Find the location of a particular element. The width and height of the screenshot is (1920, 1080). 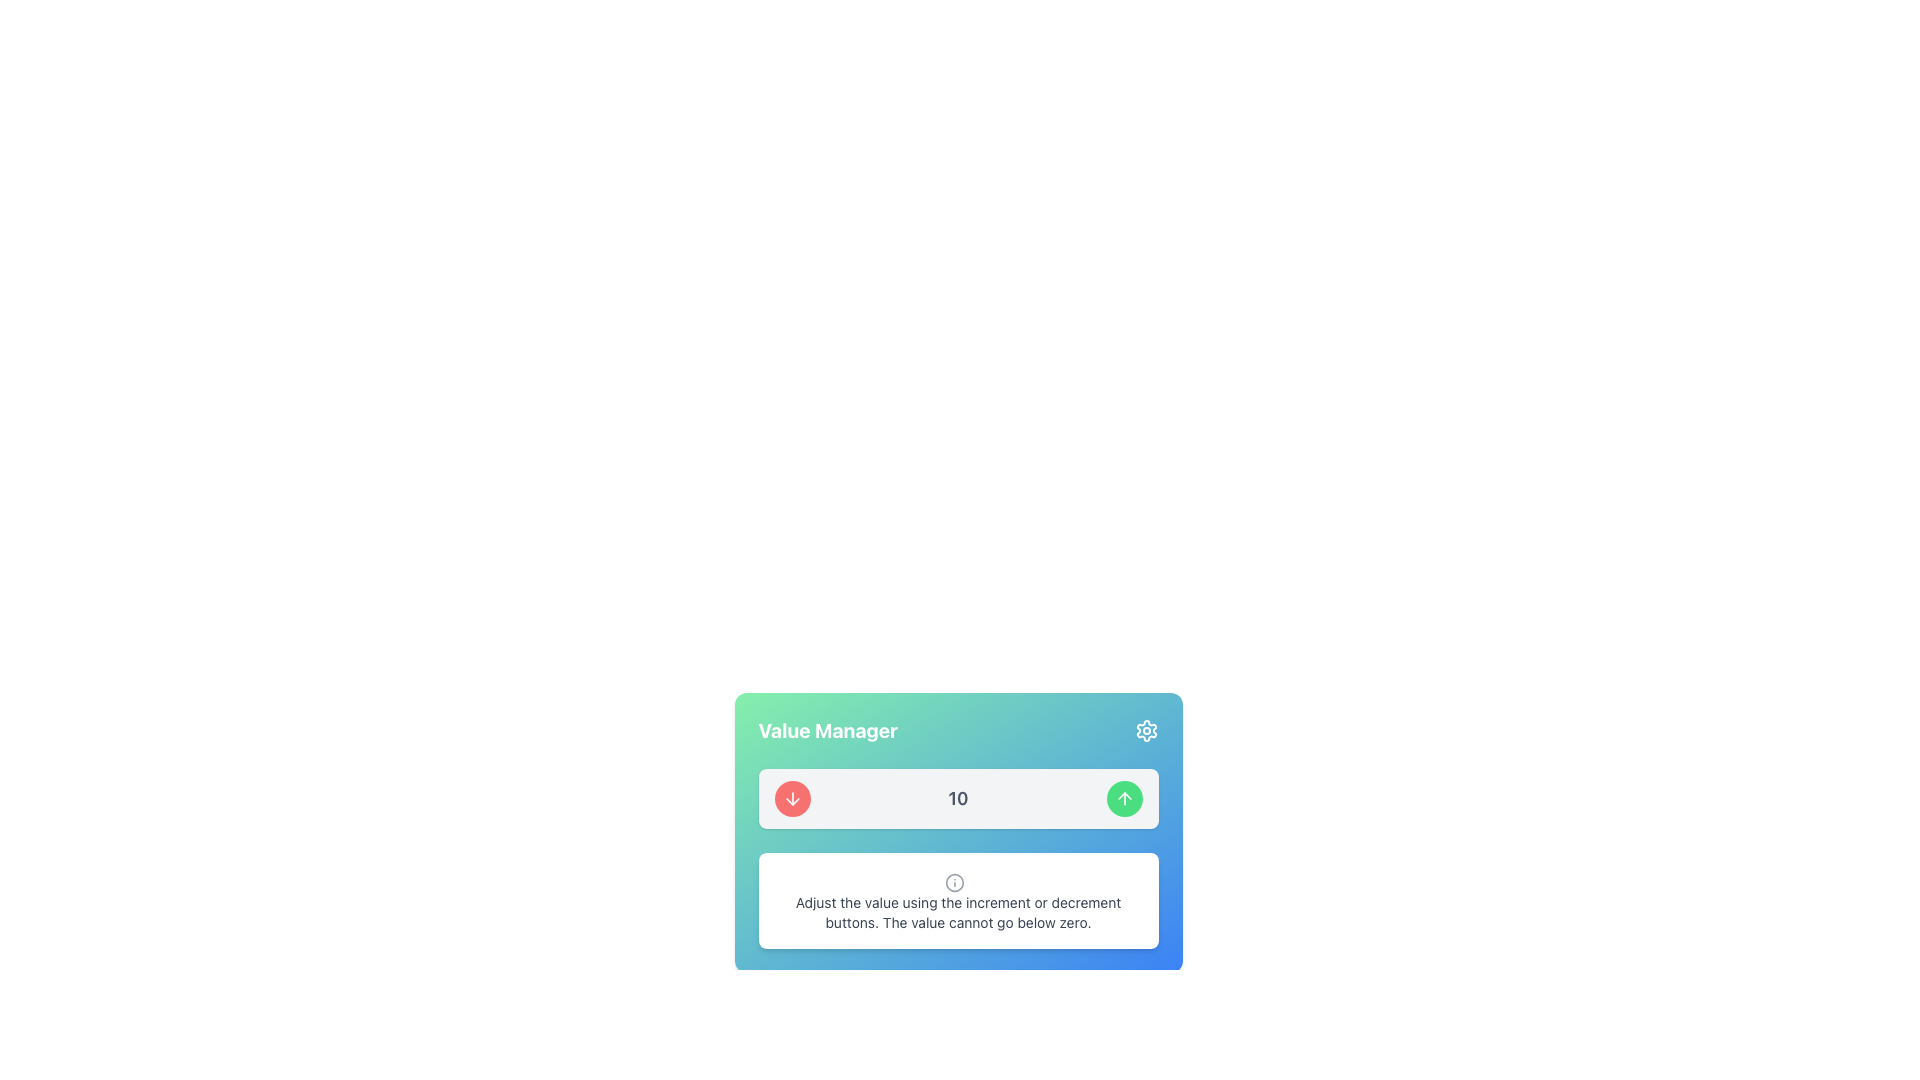

the increase value button located to the right of the numeric display is located at coordinates (1124, 797).